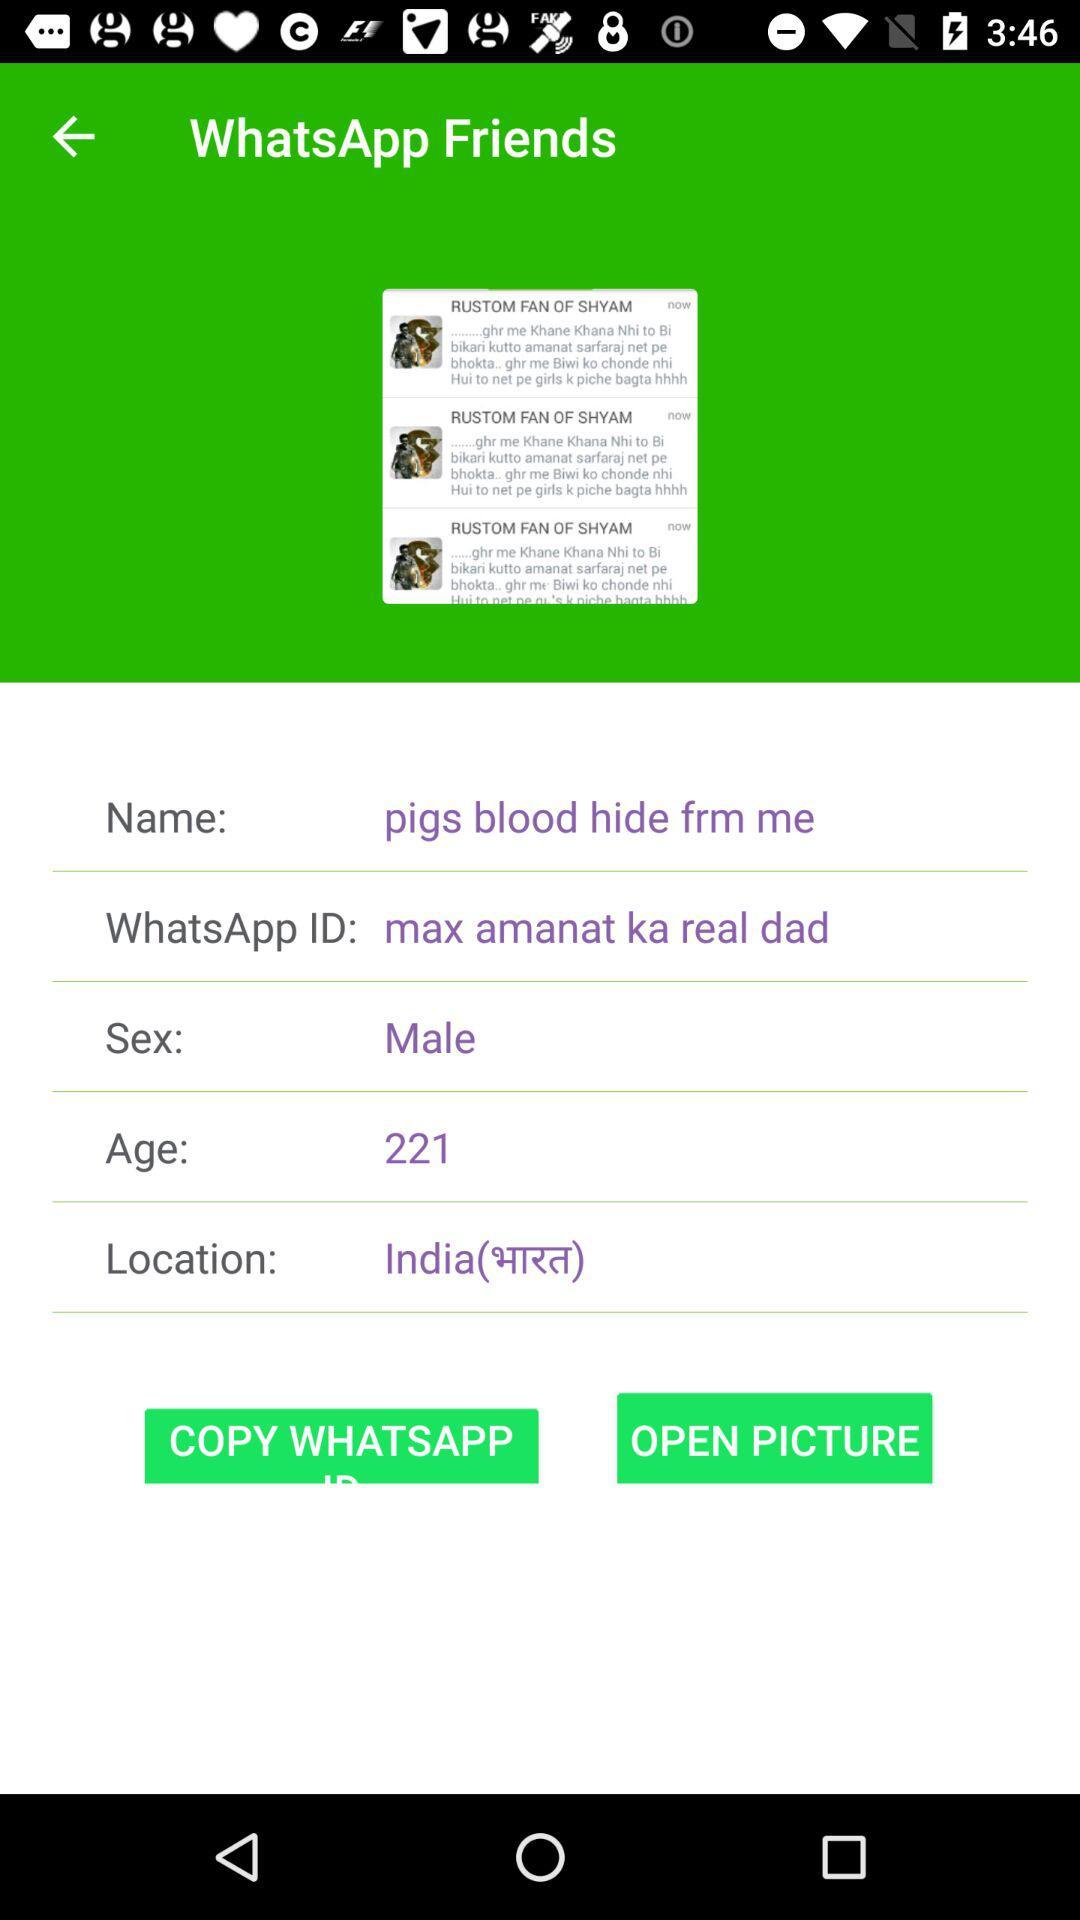 This screenshot has height=1920, width=1080. What do you see at coordinates (773, 1436) in the screenshot?
I see `item to the right of the copy whatsapp id item` at bounding box center [773, 1436].